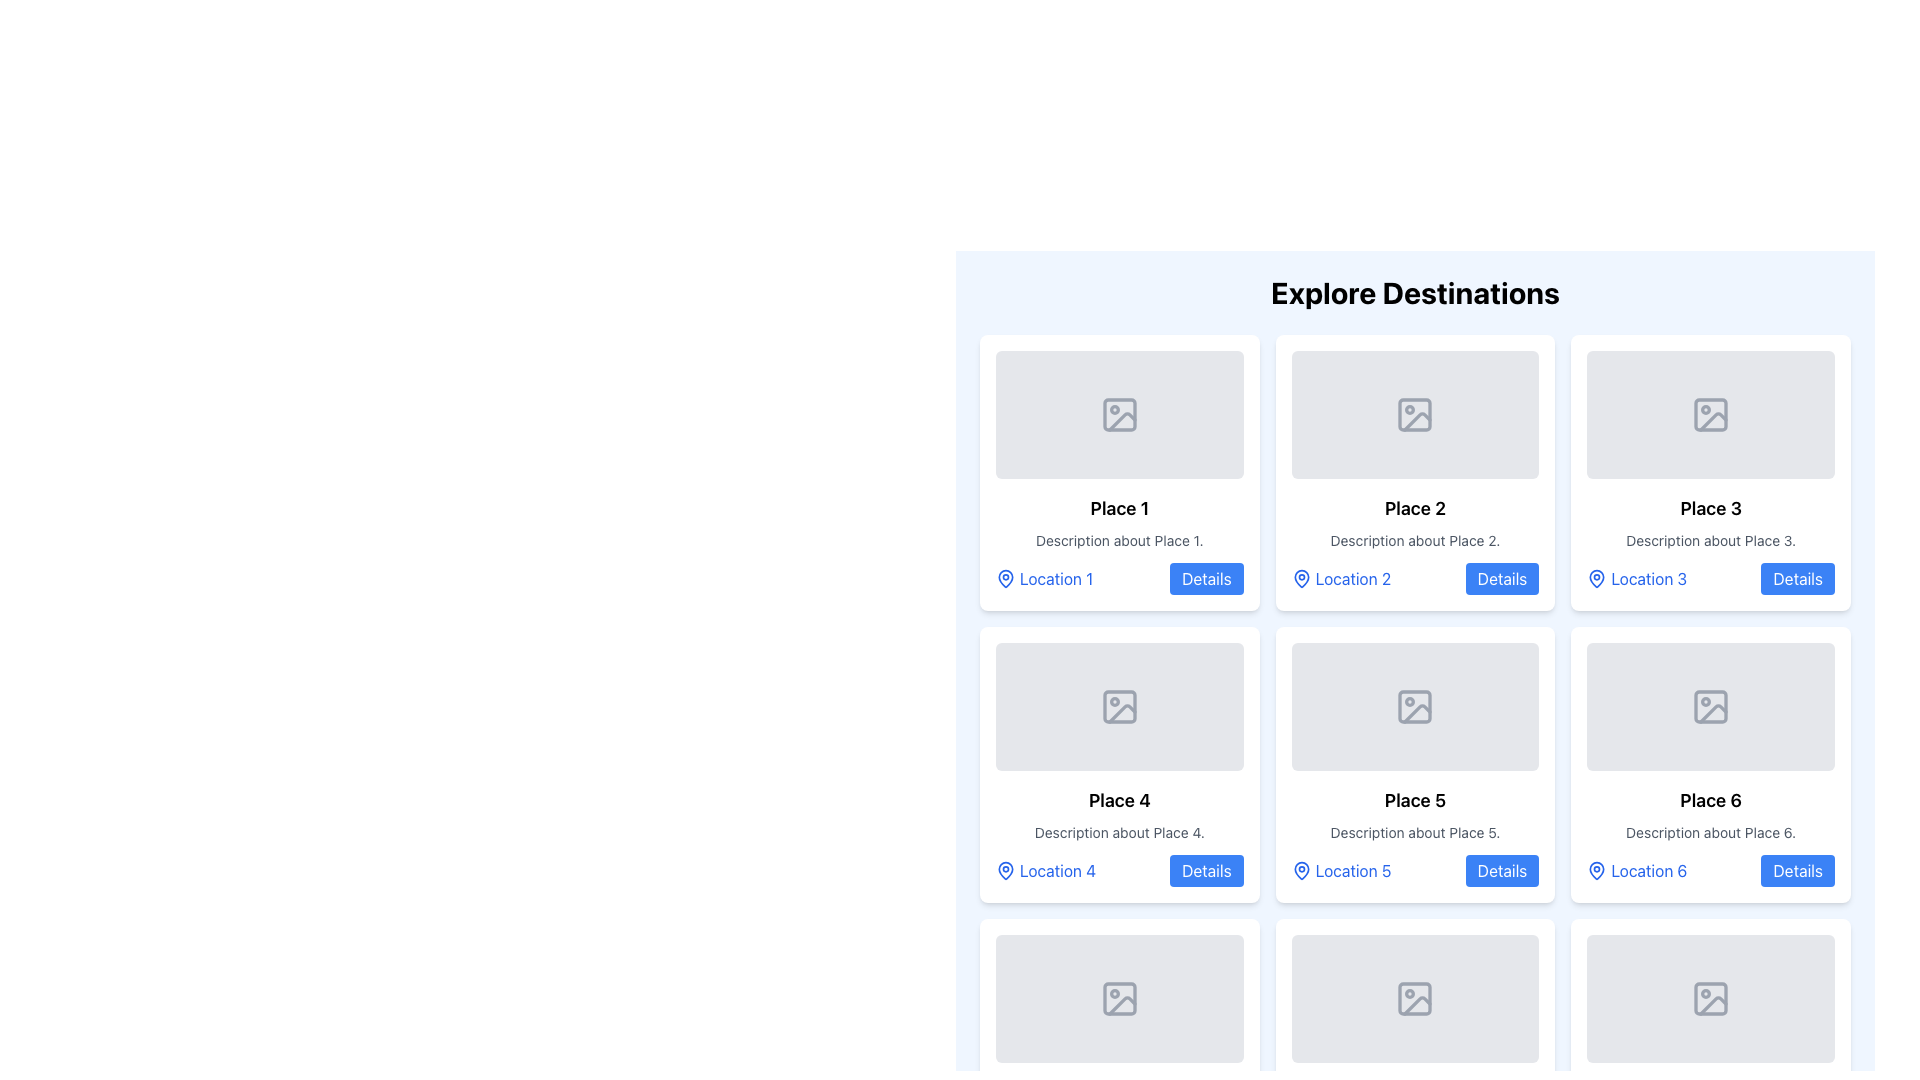 Image resolution: width=1920 pixels, height=1080 pixels. I want to click on the rectangular button labeled 'Details' with white text on a blue background, located in the bottom-right corner of the card for 'Place 5', so click(1502, 870).